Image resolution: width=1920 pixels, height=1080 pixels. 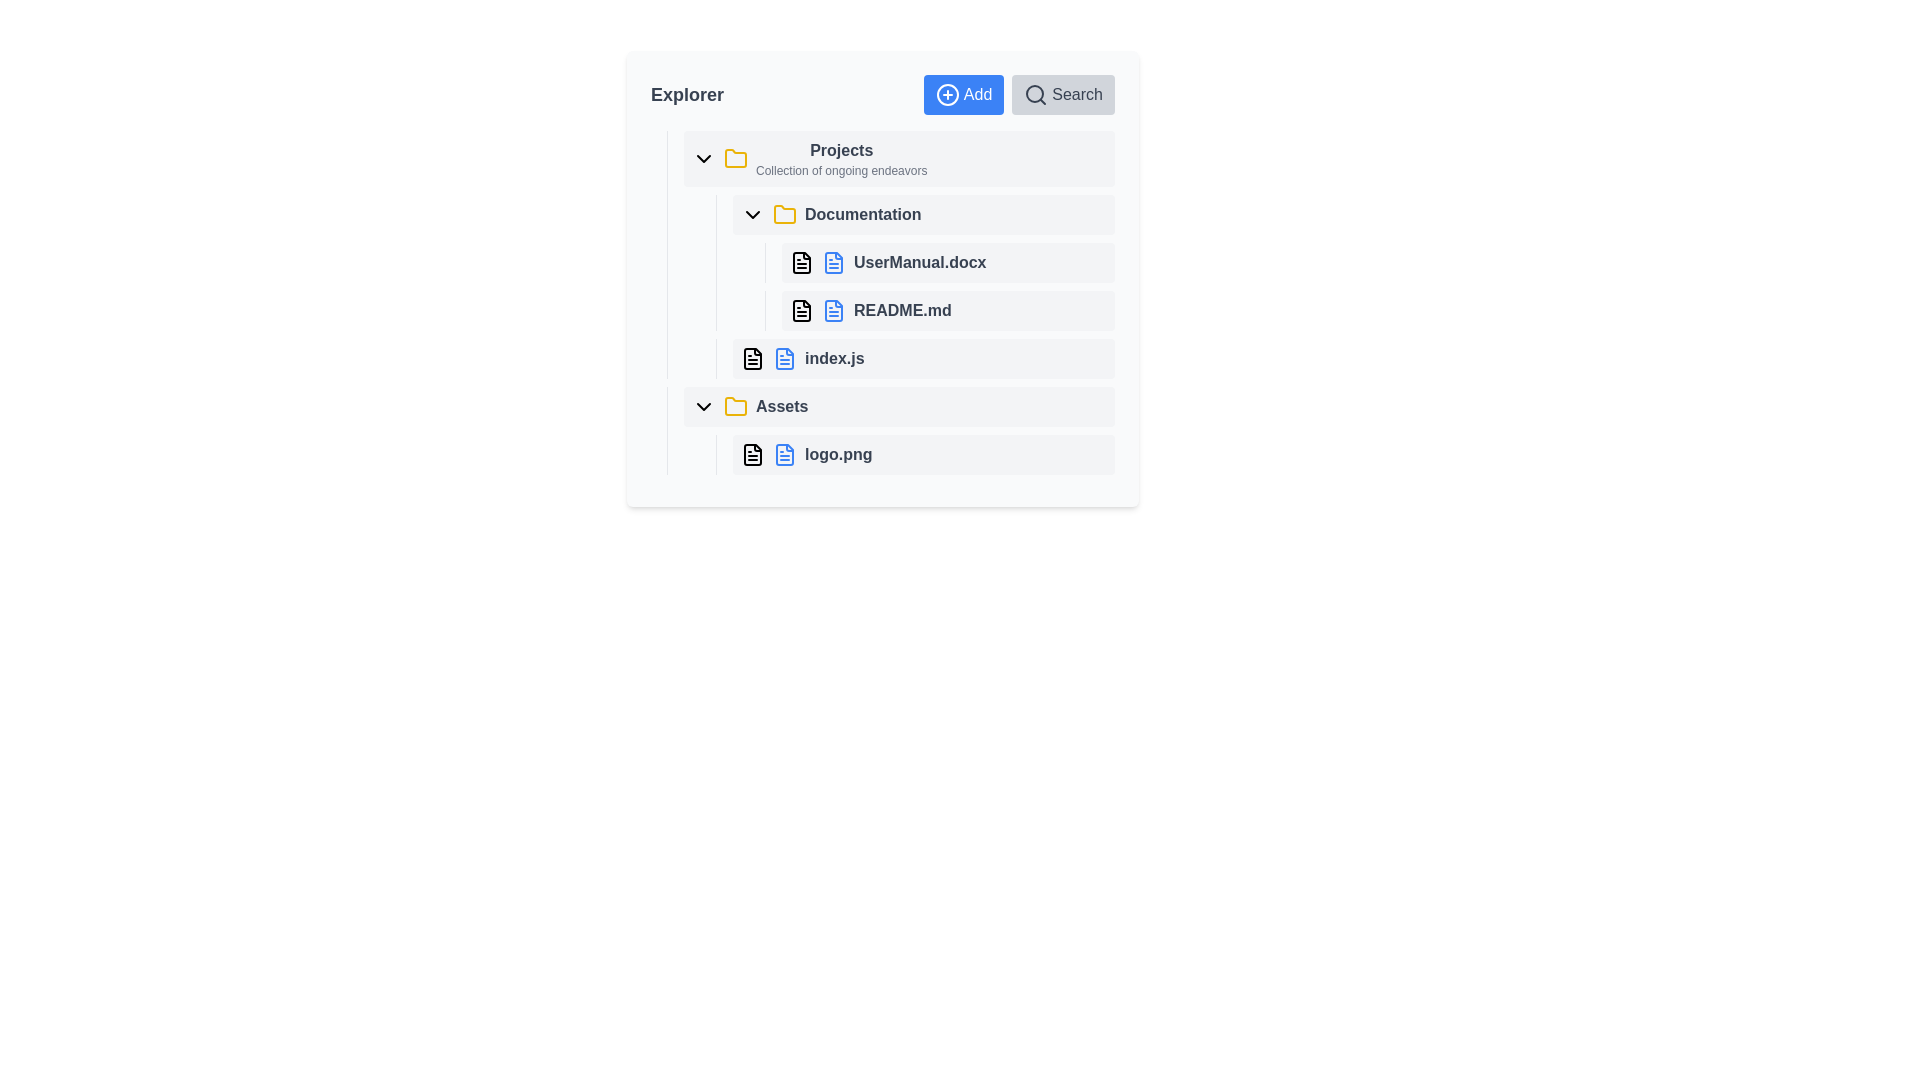 I want to click on the static text label providing context for the 'Projects' heading, which is positioned directly below the heading in the top-left section of the interface, so click(x=841, y=169).